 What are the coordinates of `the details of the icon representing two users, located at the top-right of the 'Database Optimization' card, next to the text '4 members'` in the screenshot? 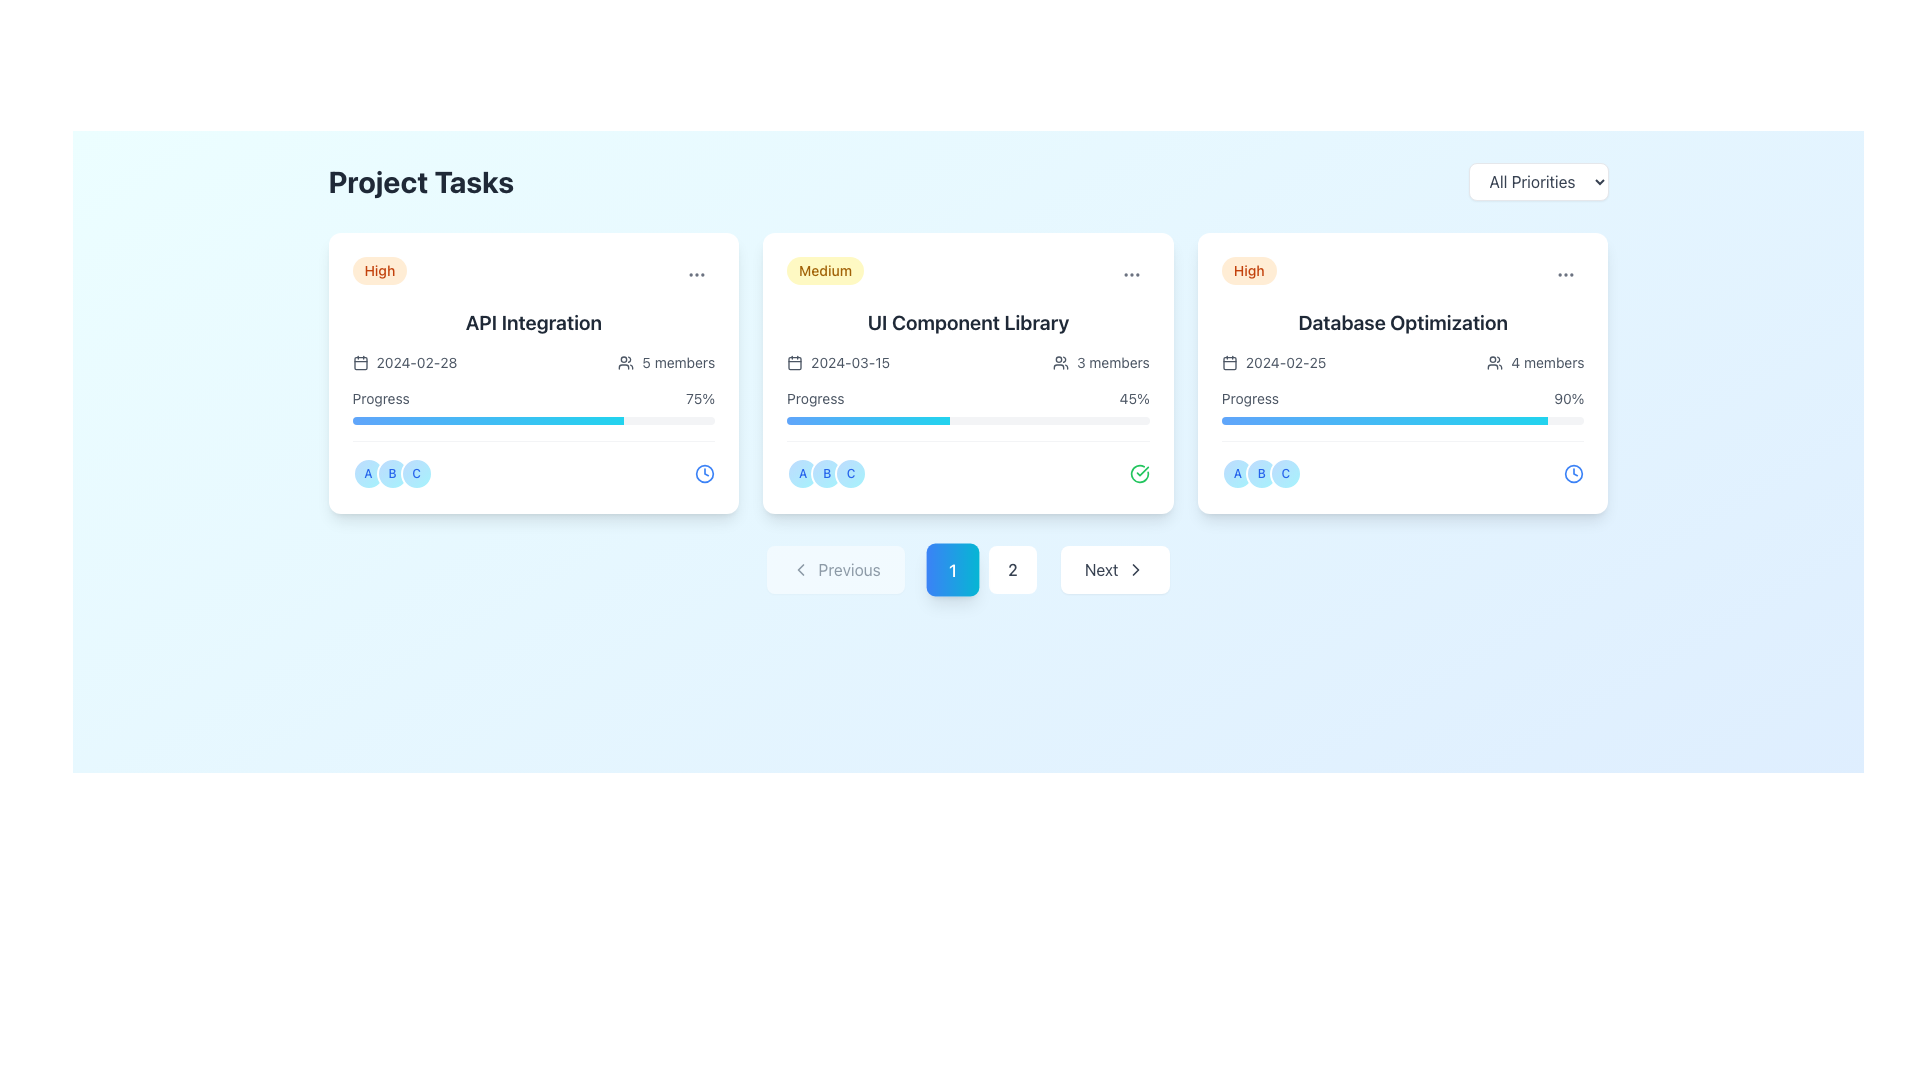 It's located at (1495, 362).